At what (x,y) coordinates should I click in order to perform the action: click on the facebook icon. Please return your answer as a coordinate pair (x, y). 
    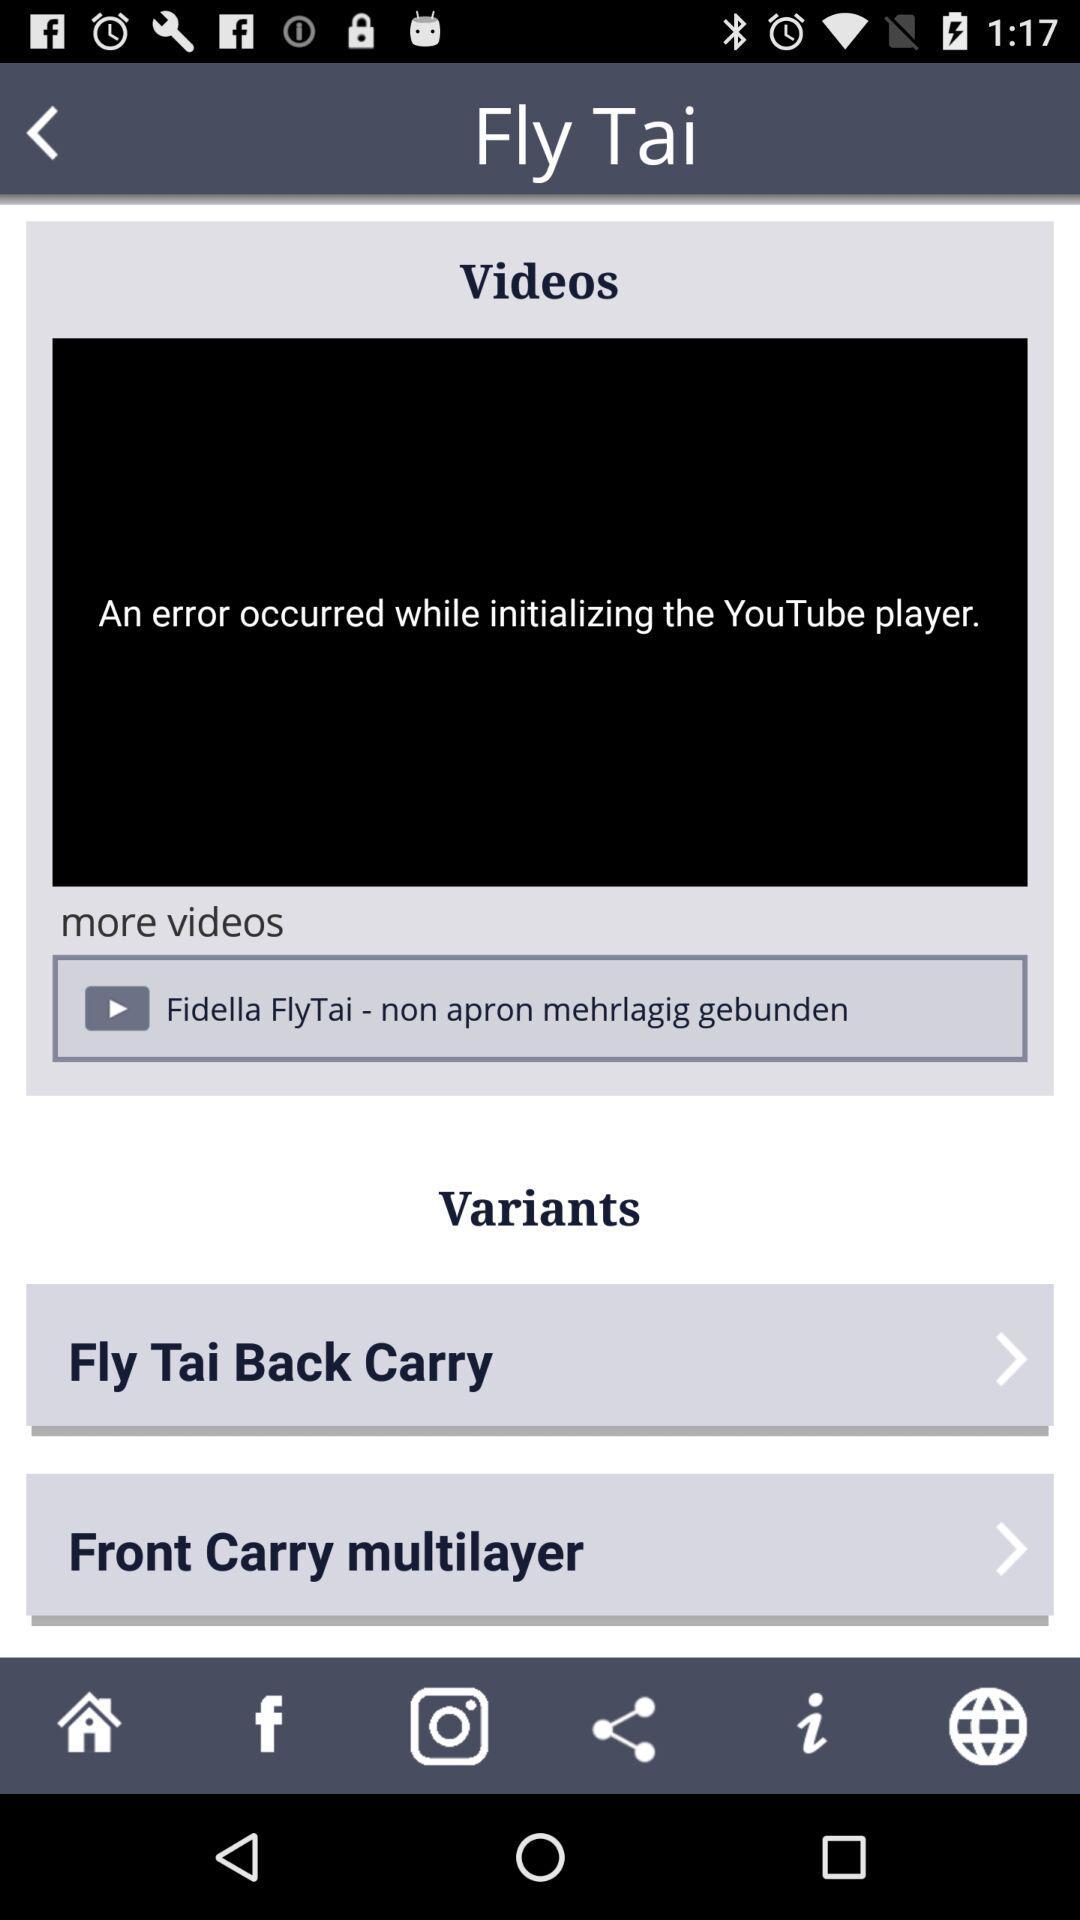
    Looking at the image, I should click on (270, 1846).